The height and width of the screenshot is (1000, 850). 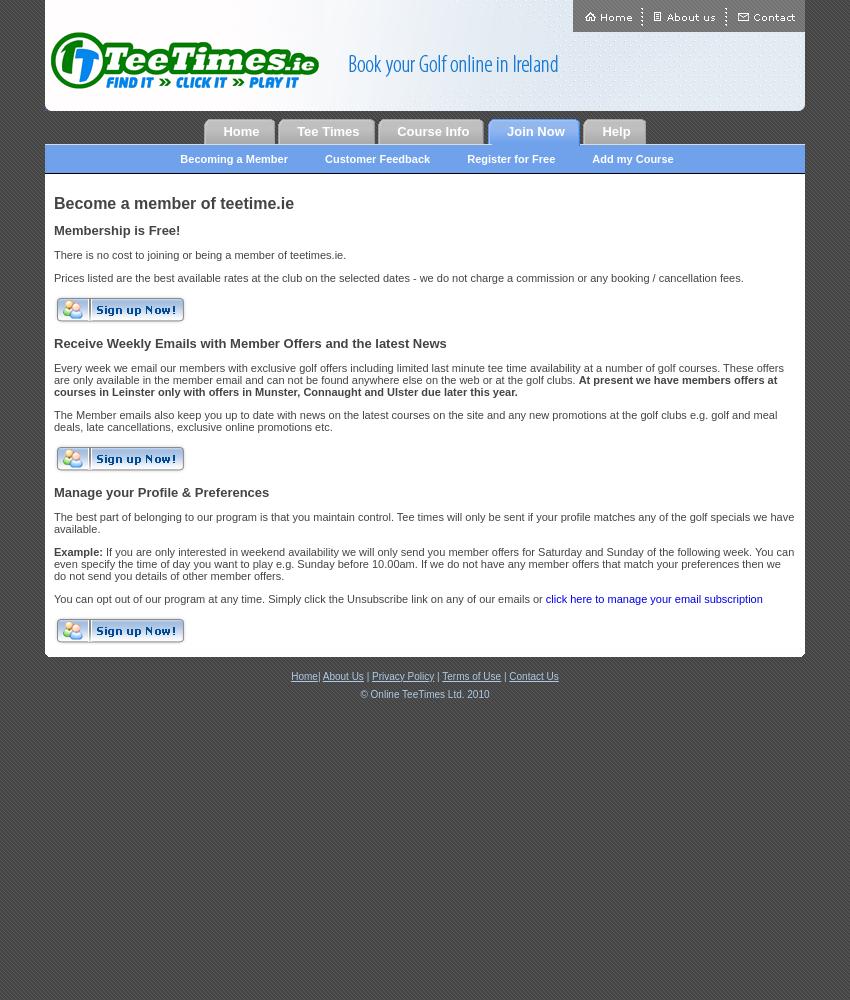 I want to click on '© Online TeeTimes Ltd. 2010', so click(x=358, y=692).